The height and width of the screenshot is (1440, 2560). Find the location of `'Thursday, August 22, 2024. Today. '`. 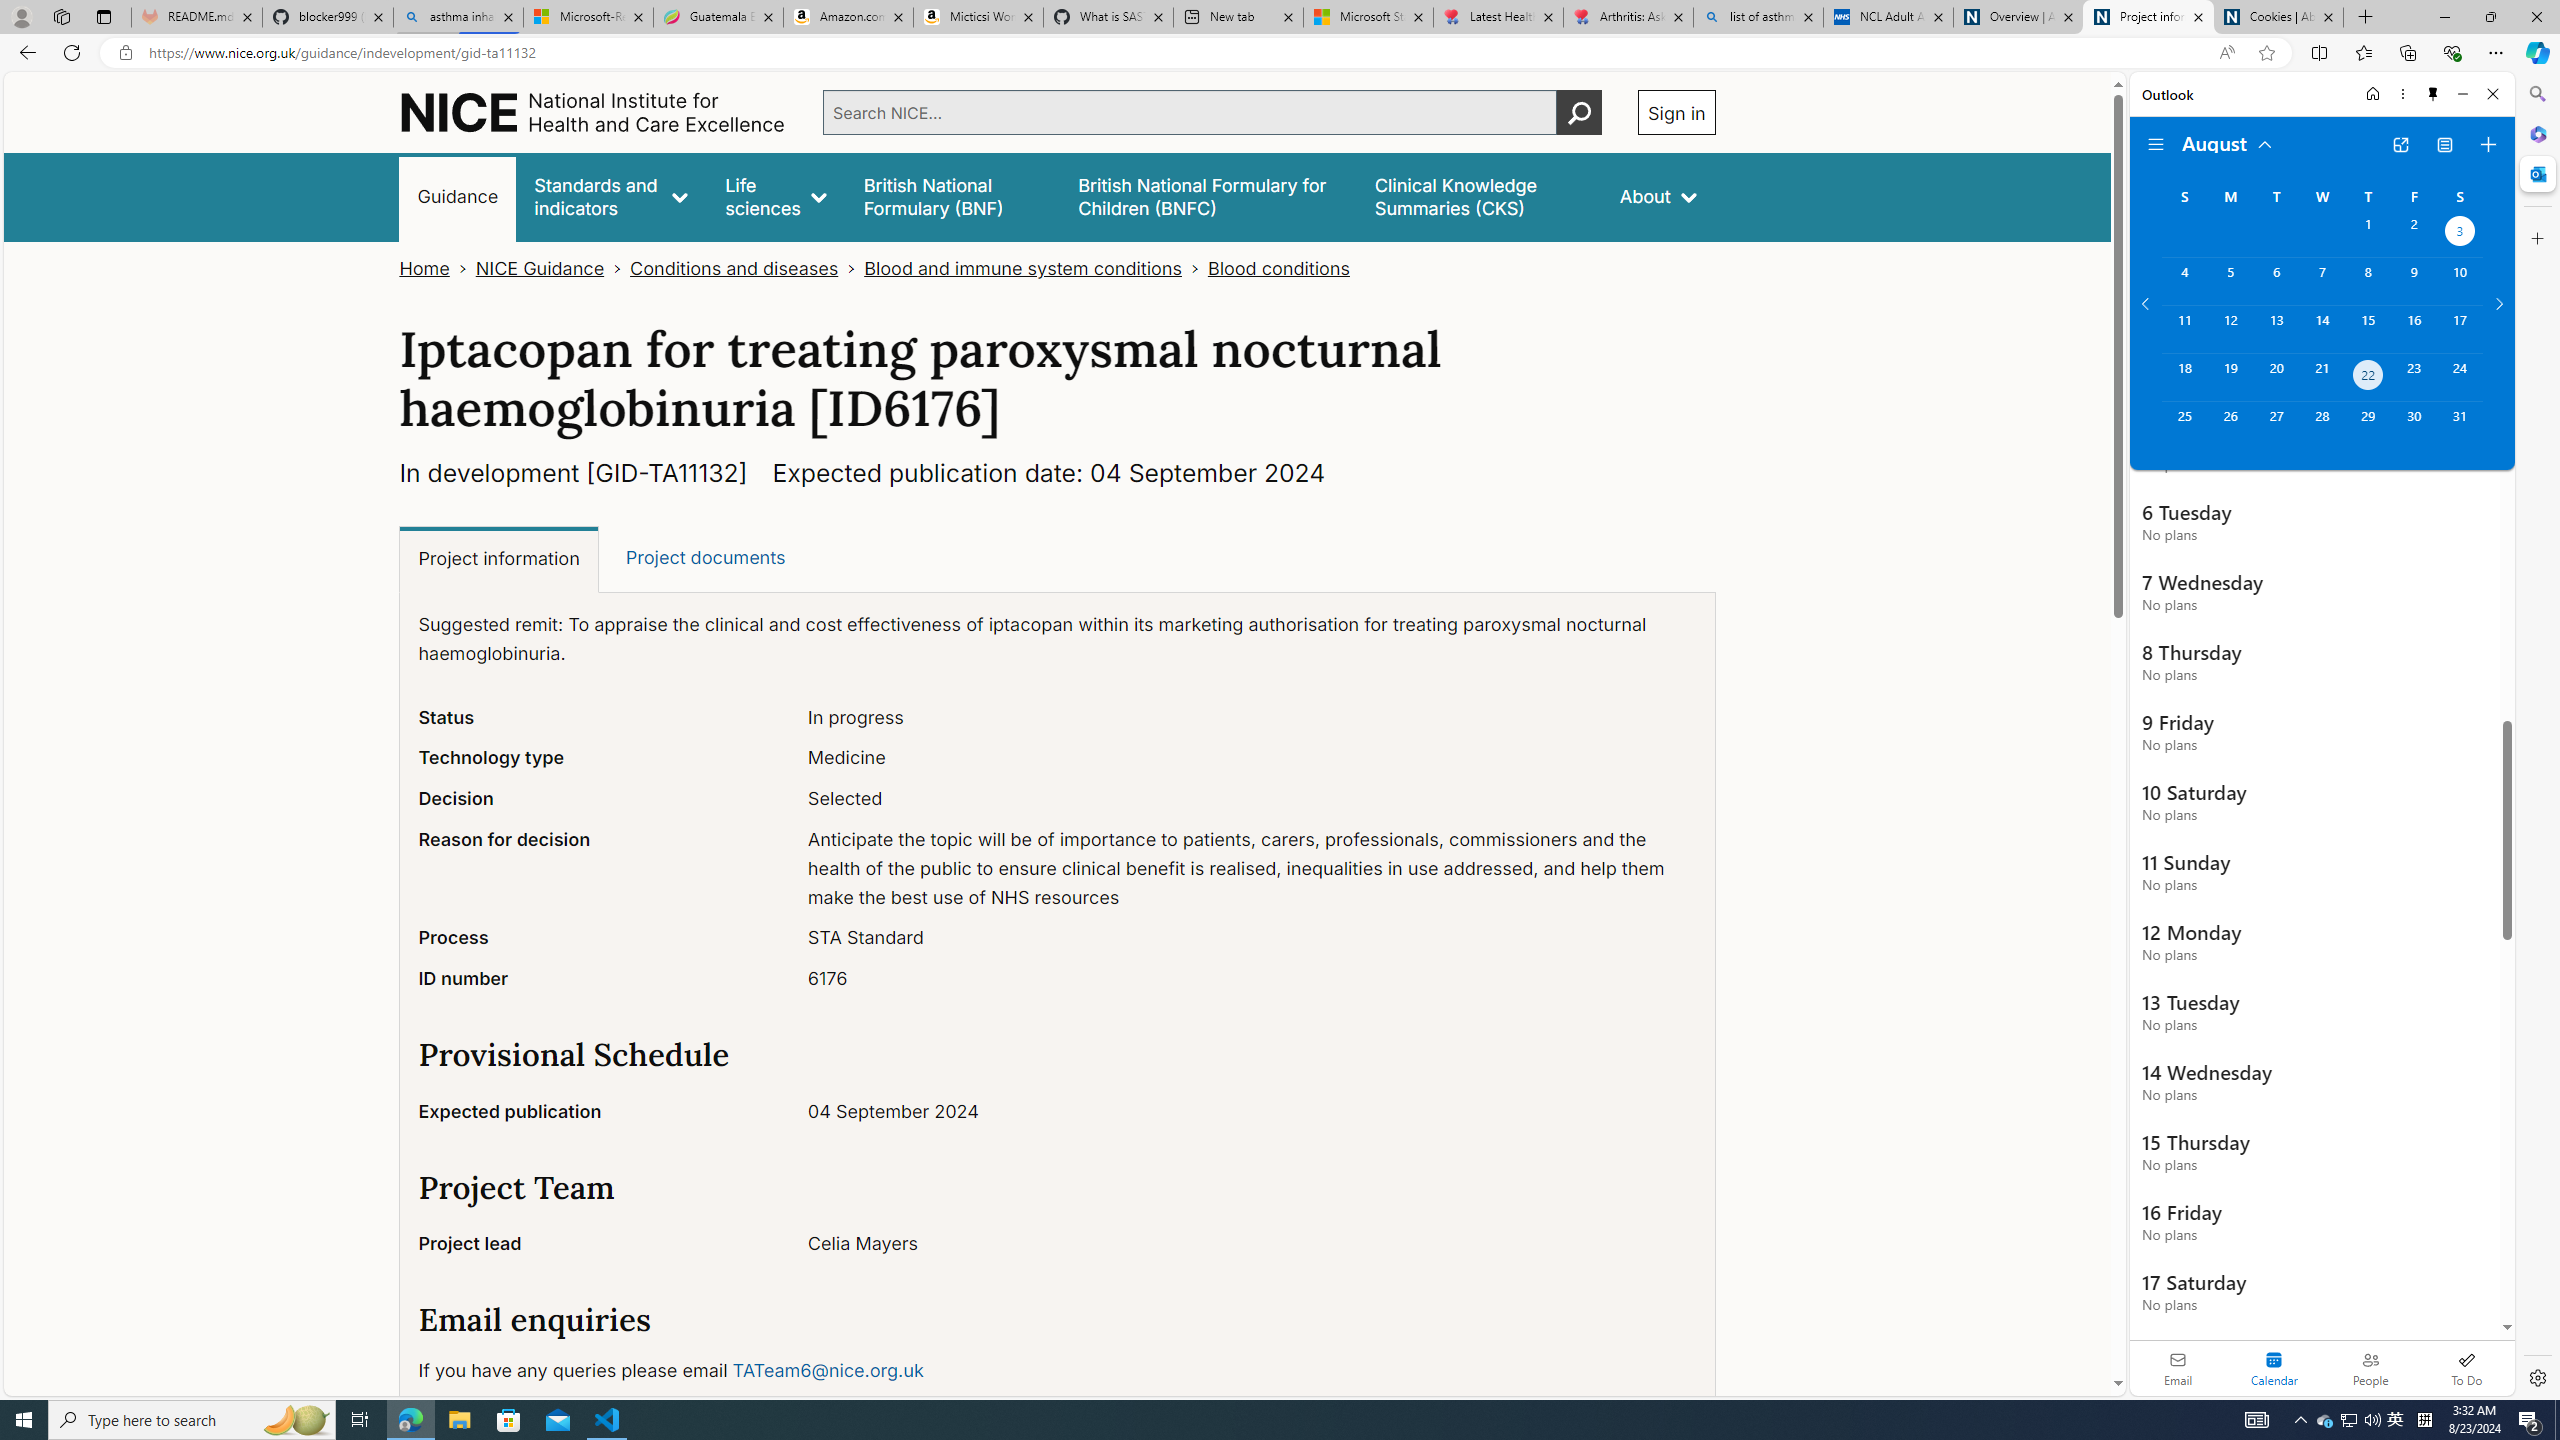

'Thursday, August 22, 2024. Today. ' is located at coordinates (2368, 376).